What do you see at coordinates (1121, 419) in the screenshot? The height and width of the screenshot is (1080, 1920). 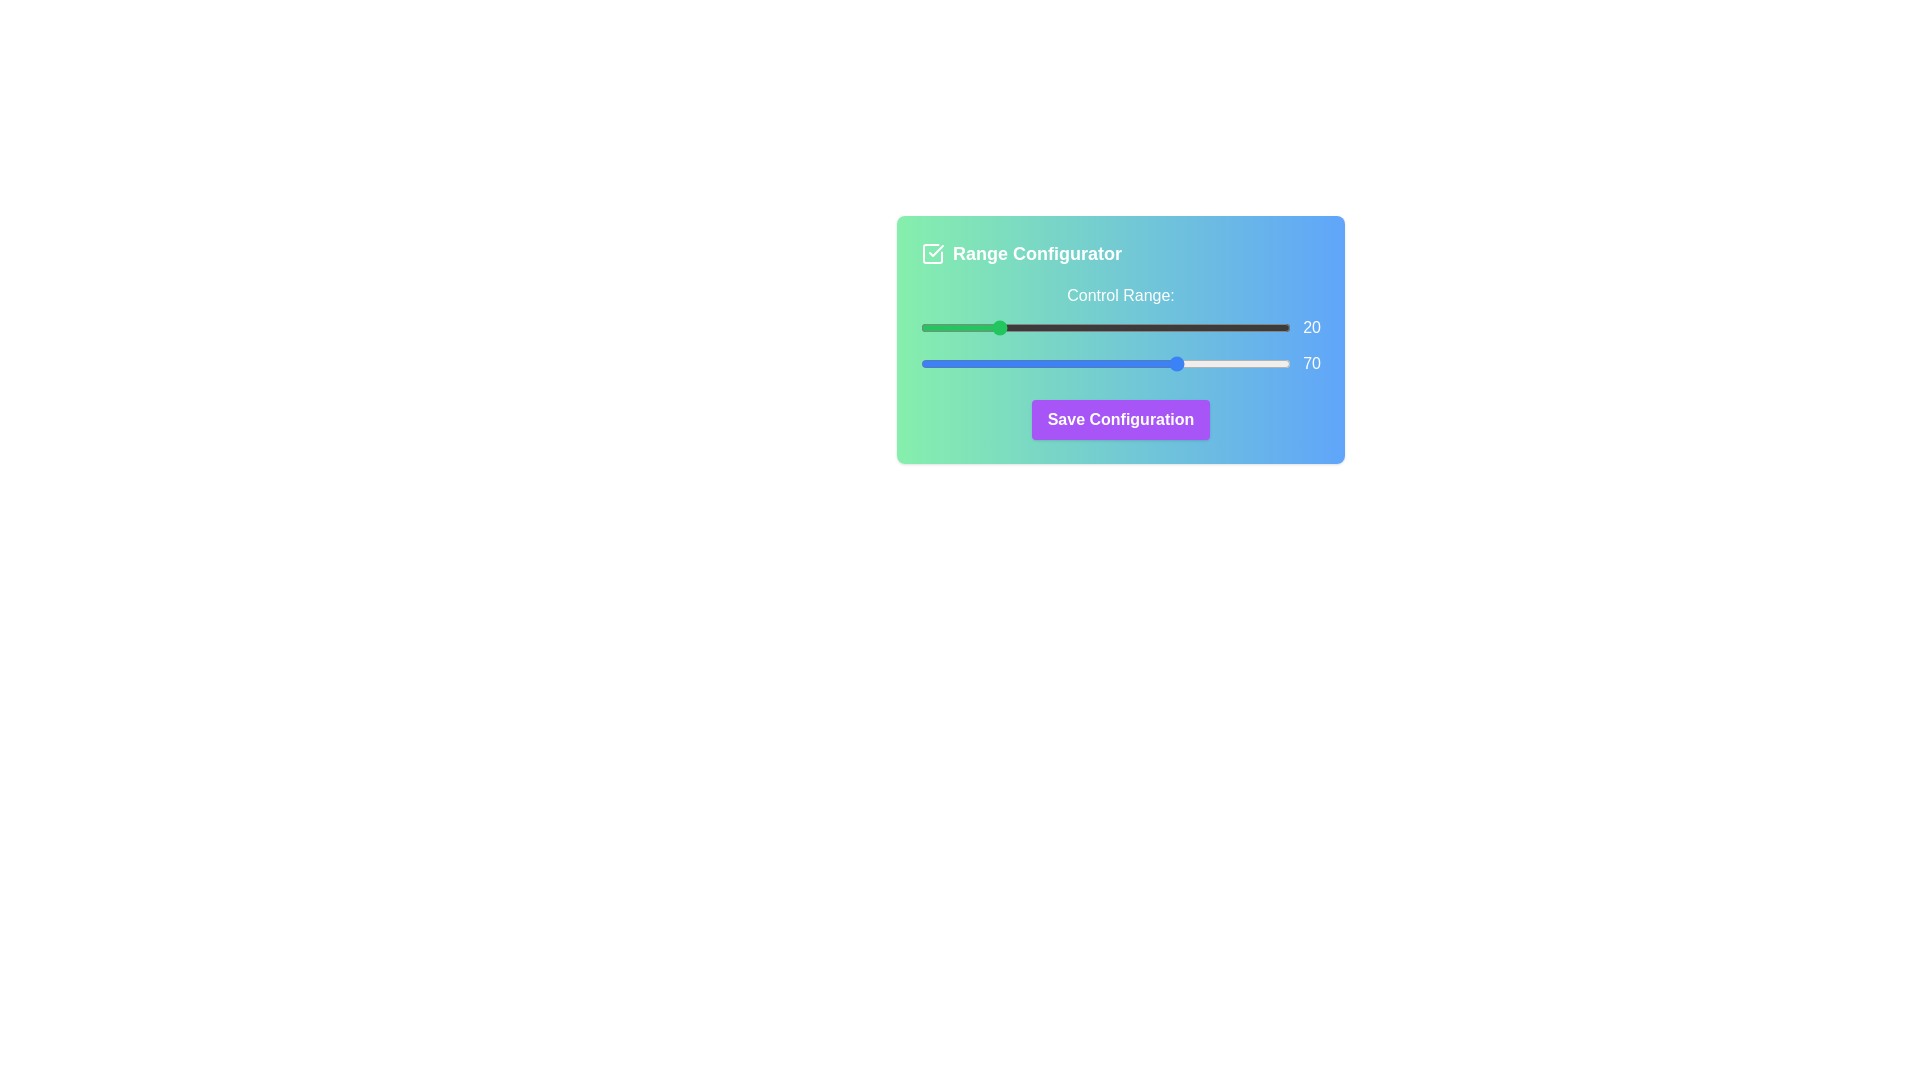 I see `the 'Save Configuration' button` at bounding box center [1121, 419].